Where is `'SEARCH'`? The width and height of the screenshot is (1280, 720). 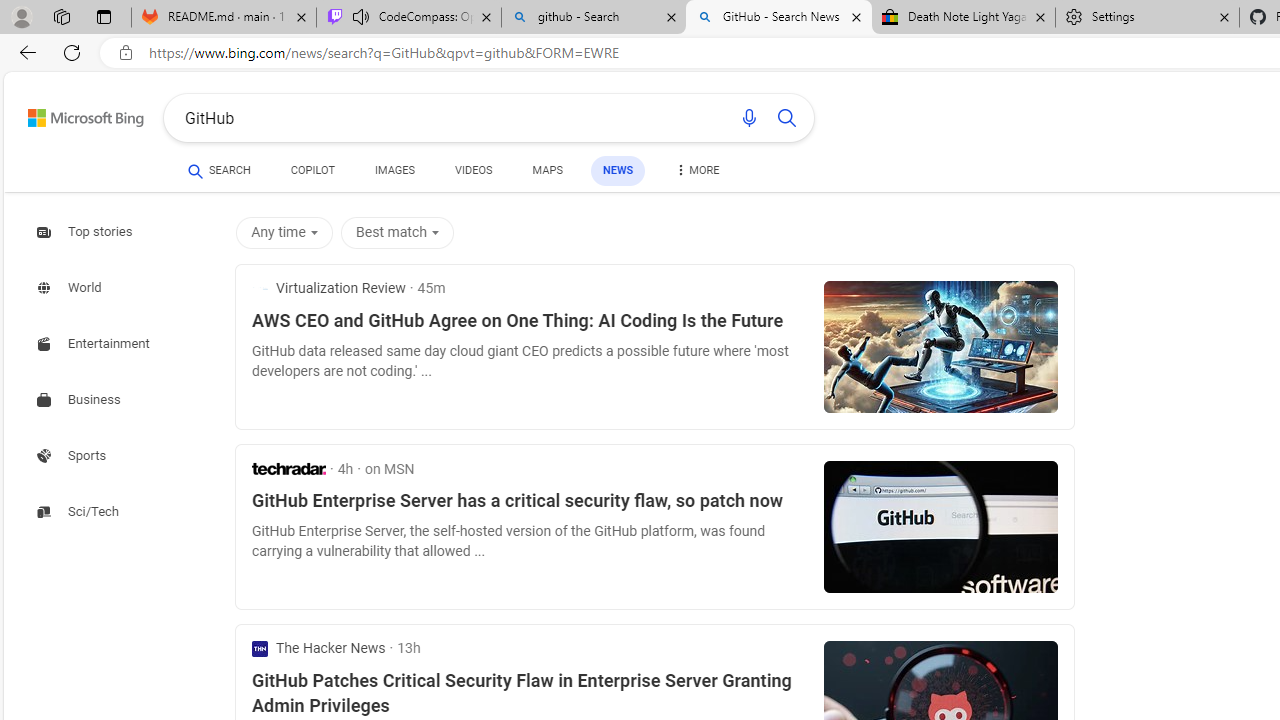 'SEARCH' is located at coordinates (219, 169).